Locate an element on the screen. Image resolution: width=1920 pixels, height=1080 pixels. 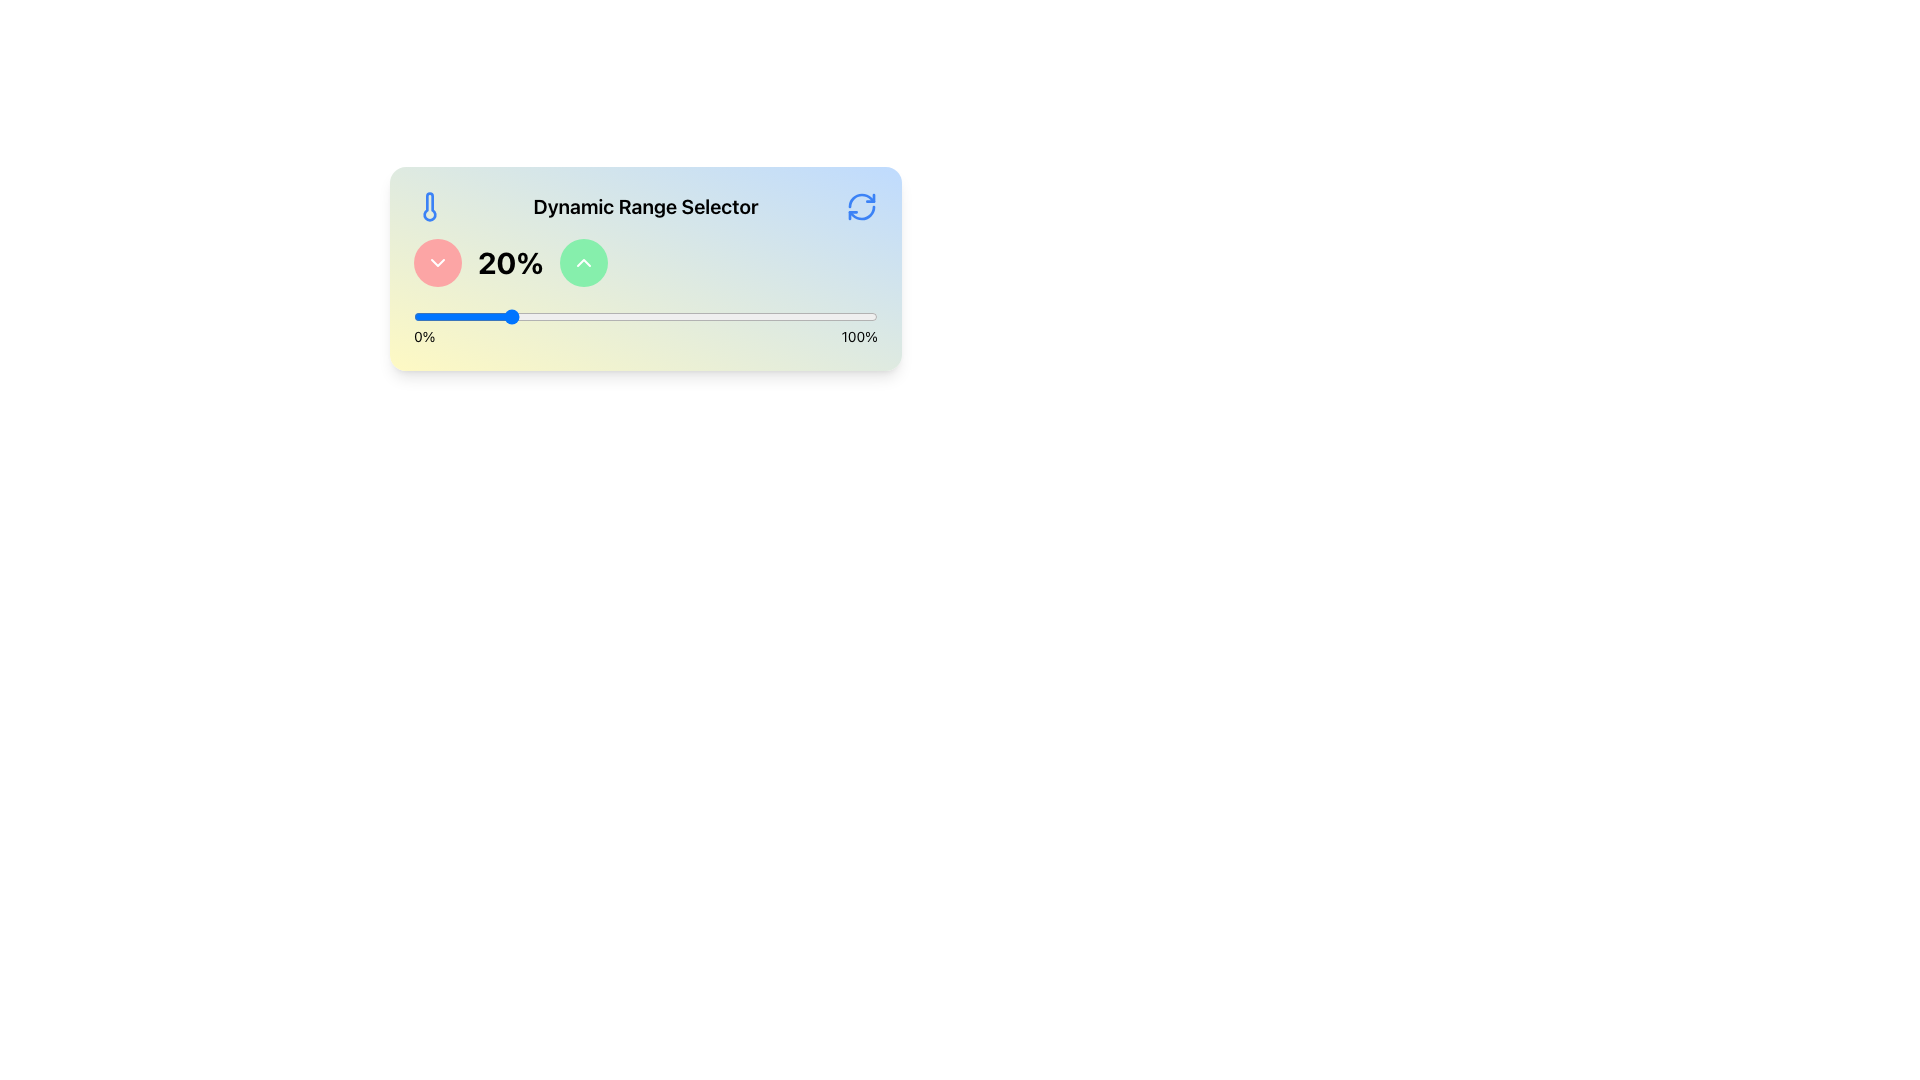
the handle of the interactive range slider located between '0%' and '100%' is located at coordinates (646, 315).